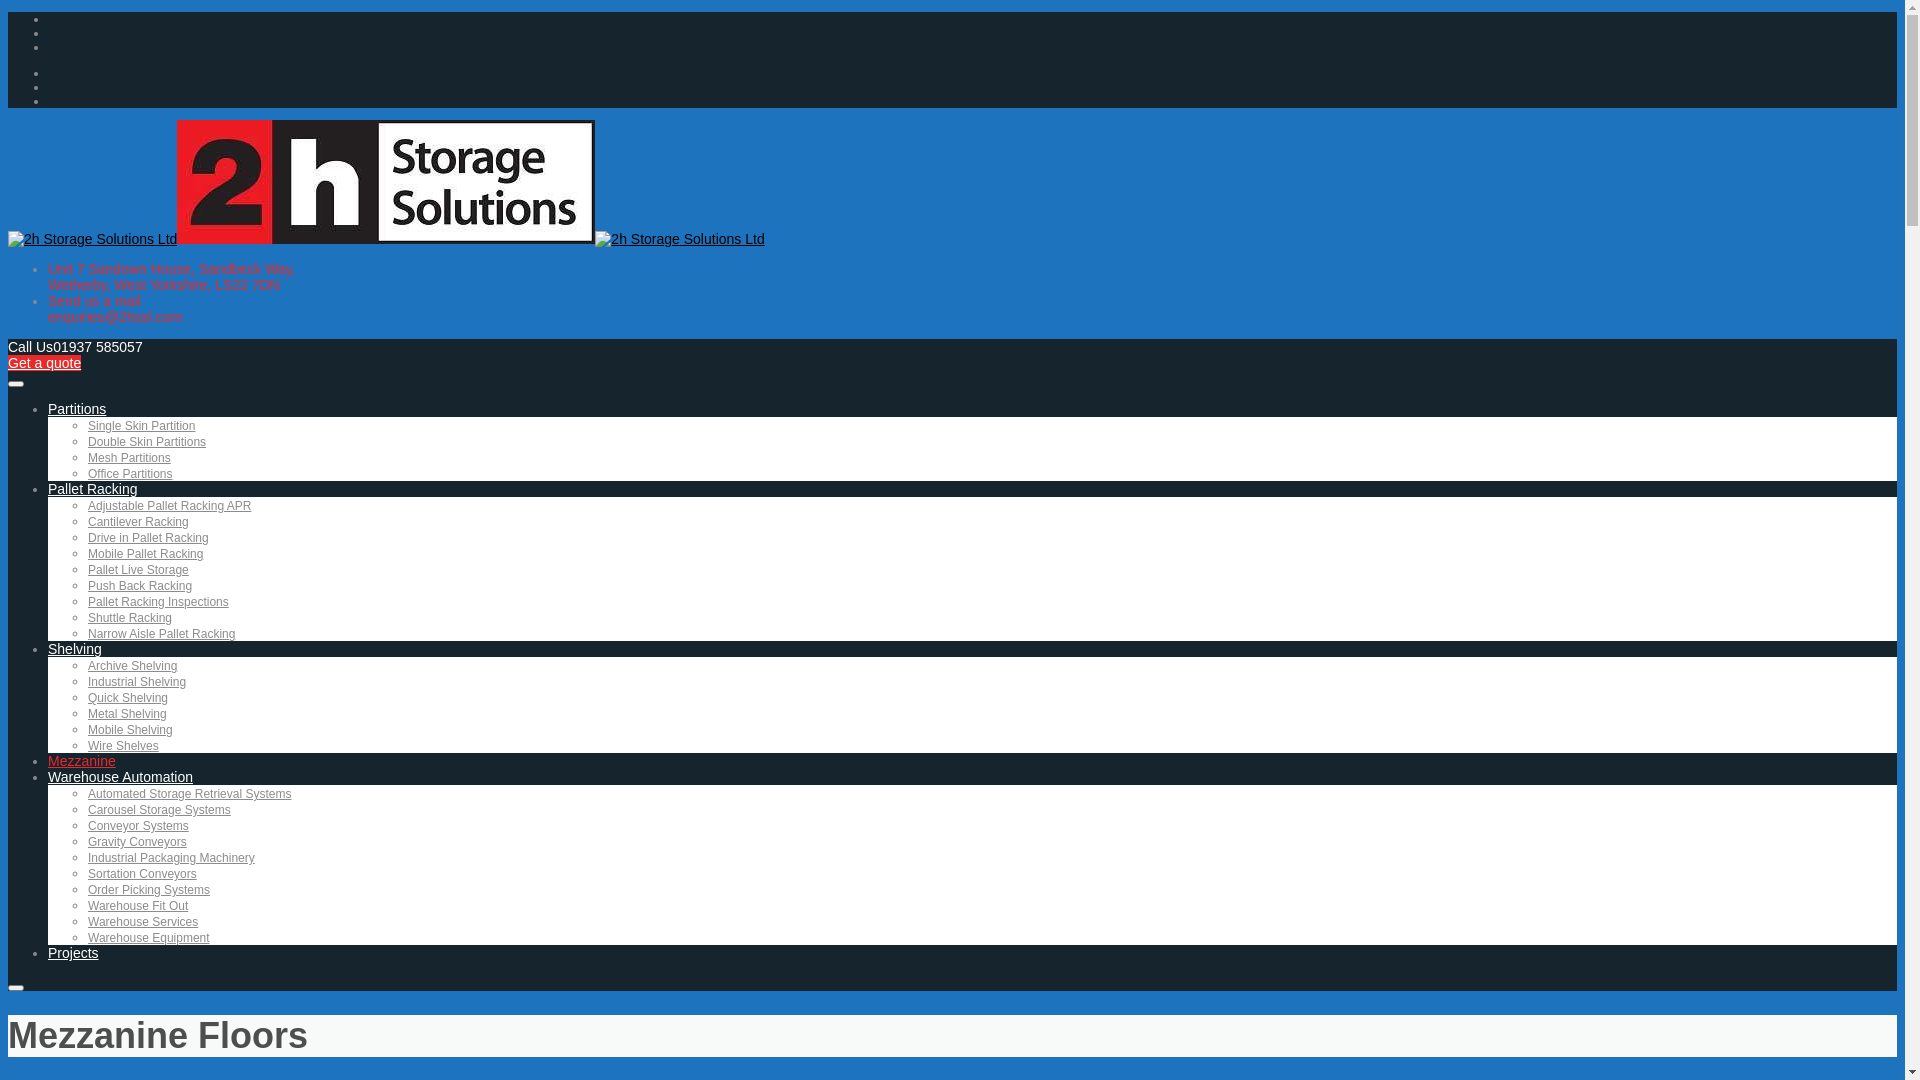 The width and height of the screenshot is (1920, 1080). I want to click on 'Industrial Packaging Machinery', so click(171, 856).